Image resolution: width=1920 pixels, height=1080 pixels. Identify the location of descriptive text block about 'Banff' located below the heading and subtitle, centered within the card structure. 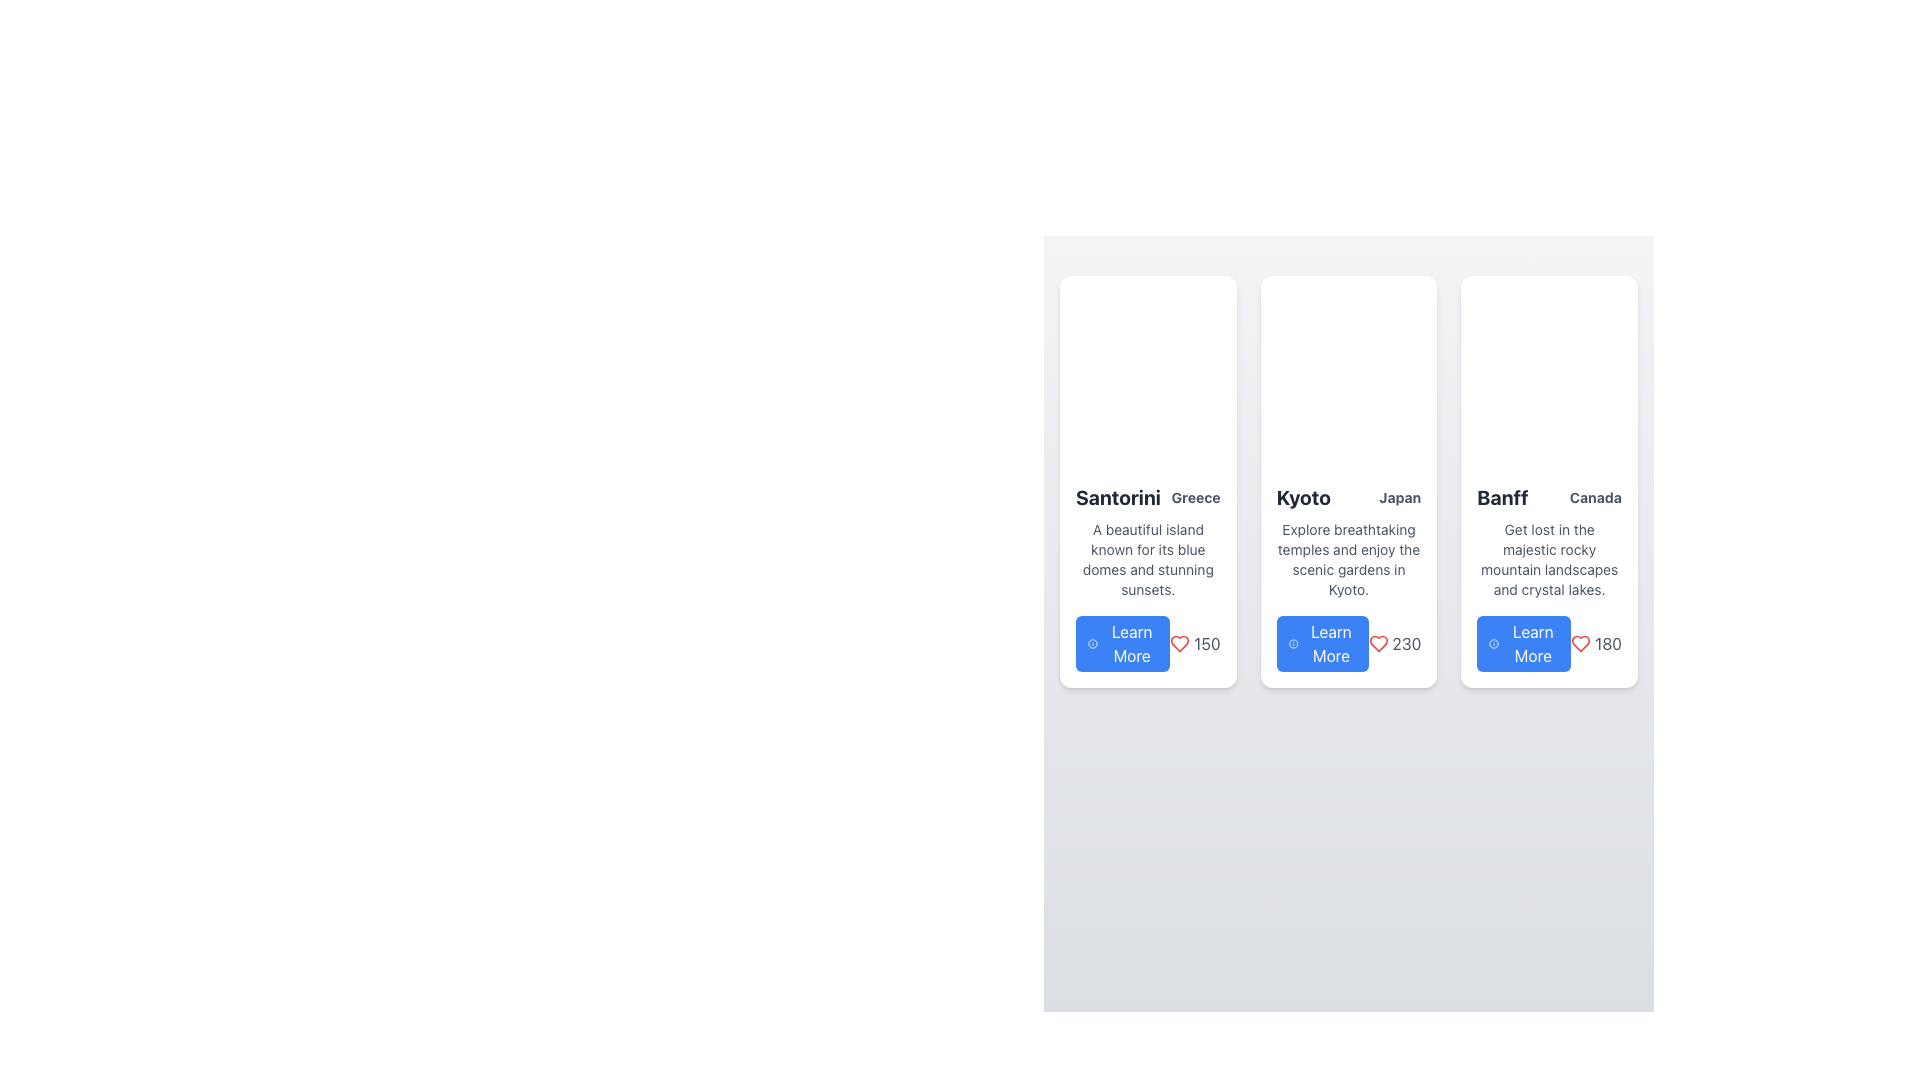
(1548, 559).